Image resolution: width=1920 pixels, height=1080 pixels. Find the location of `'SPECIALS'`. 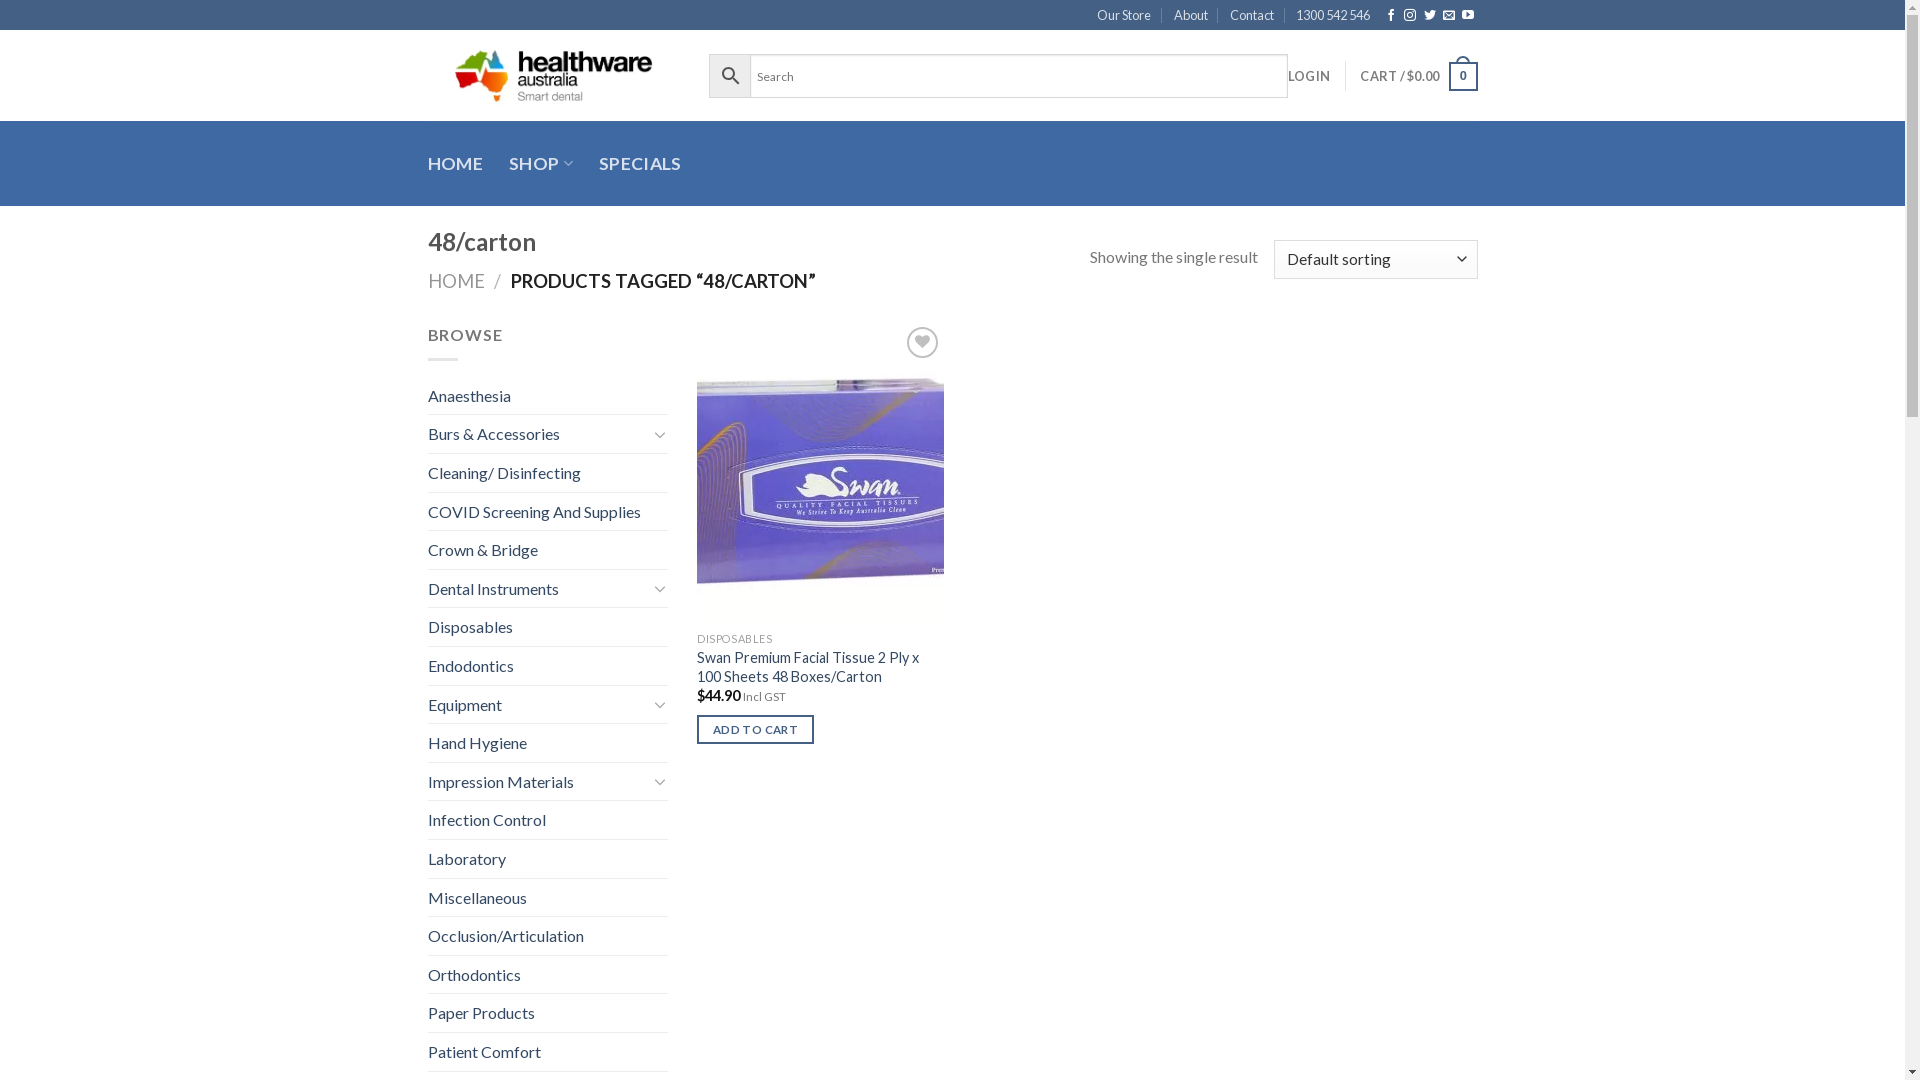

'SPECIALS' is located at coordinates (598, 163).